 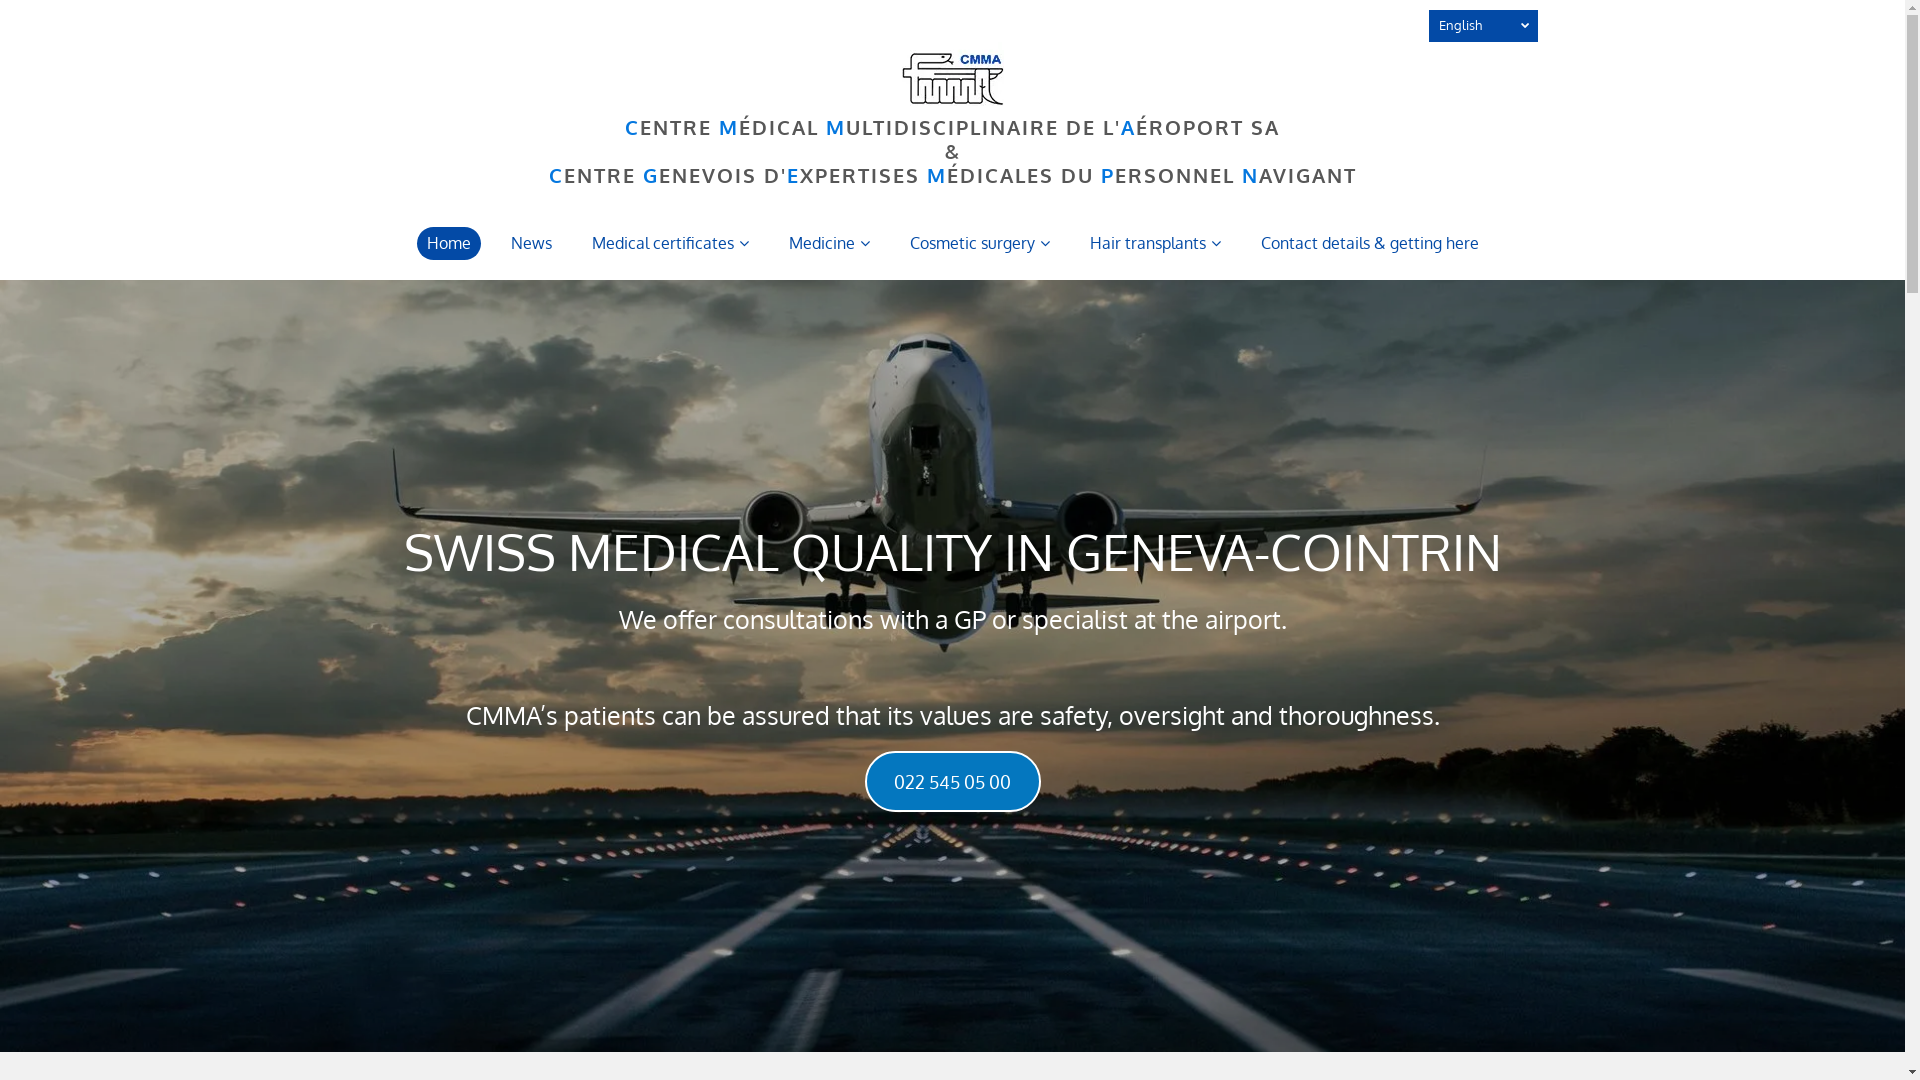 I want to click on 'M', so click(x=728, y=127).